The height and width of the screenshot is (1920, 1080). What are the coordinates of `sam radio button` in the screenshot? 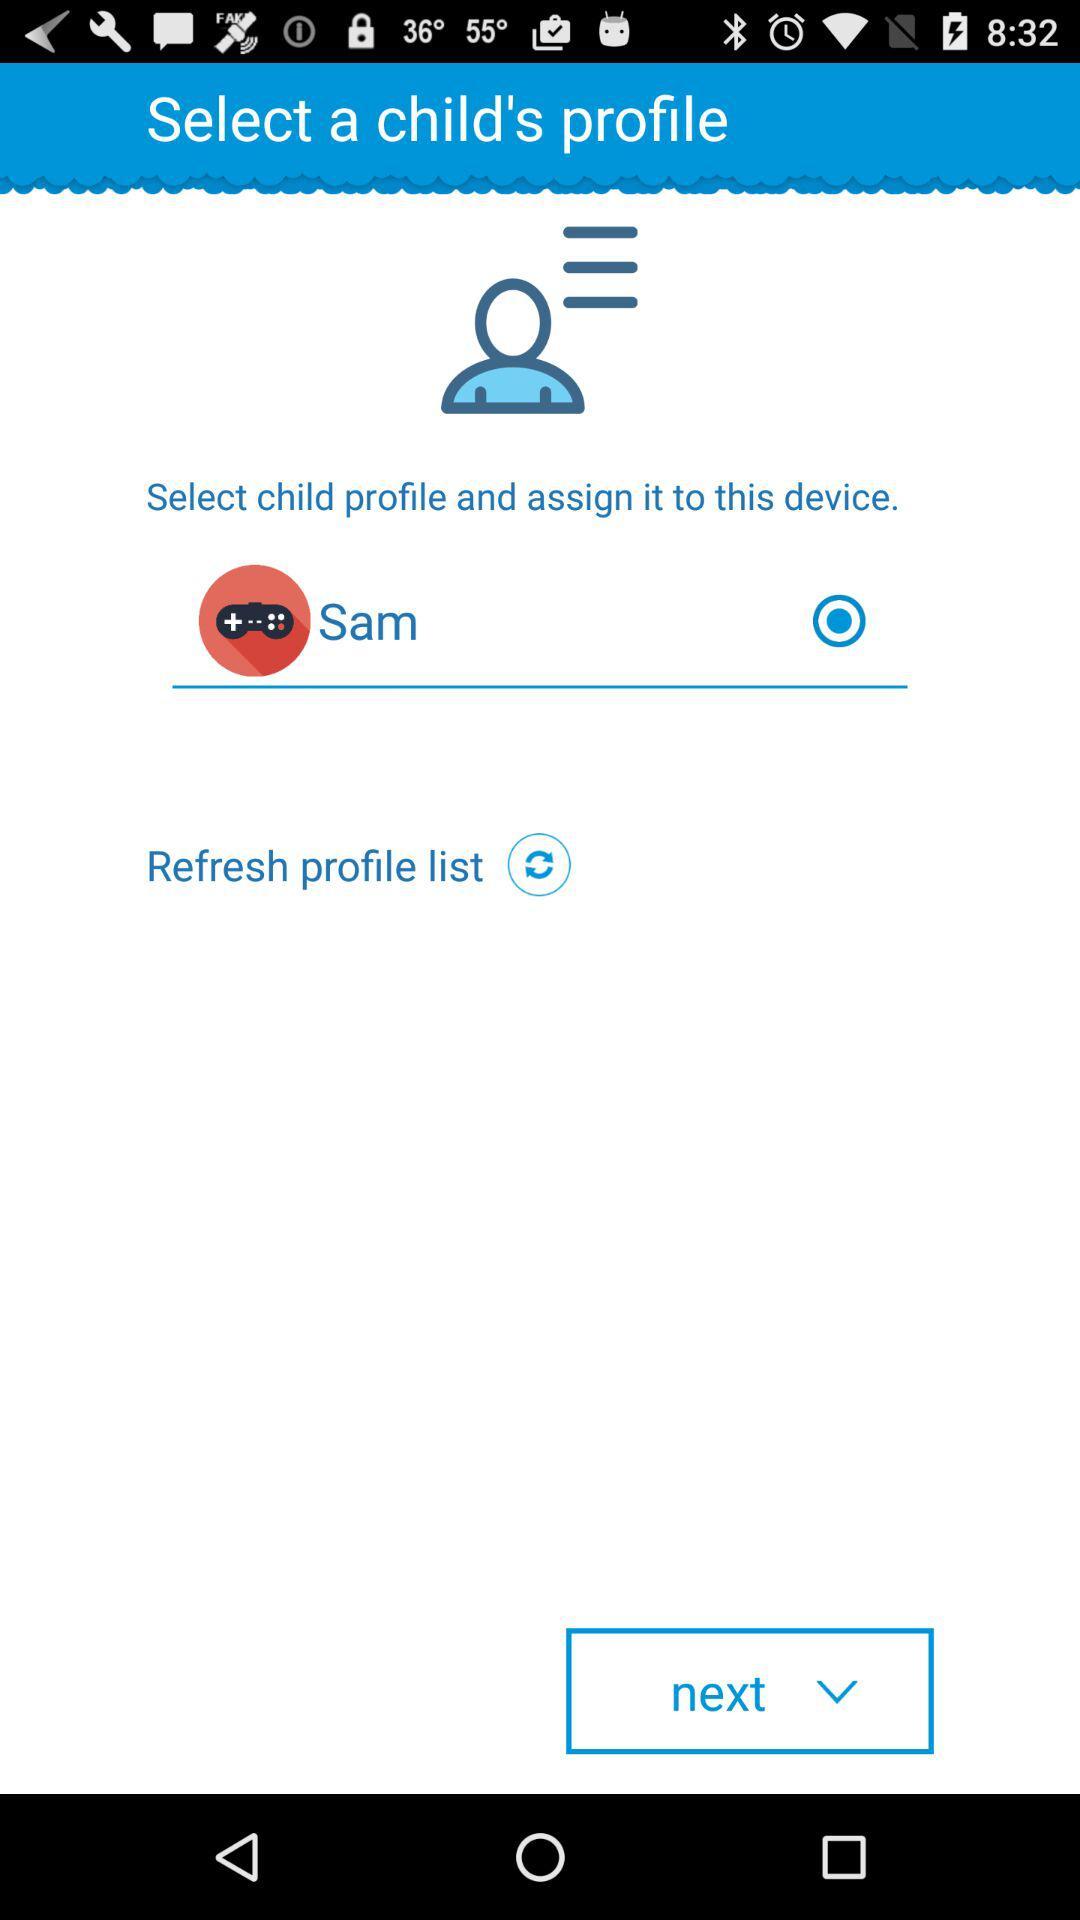 It's located at (540, 624).